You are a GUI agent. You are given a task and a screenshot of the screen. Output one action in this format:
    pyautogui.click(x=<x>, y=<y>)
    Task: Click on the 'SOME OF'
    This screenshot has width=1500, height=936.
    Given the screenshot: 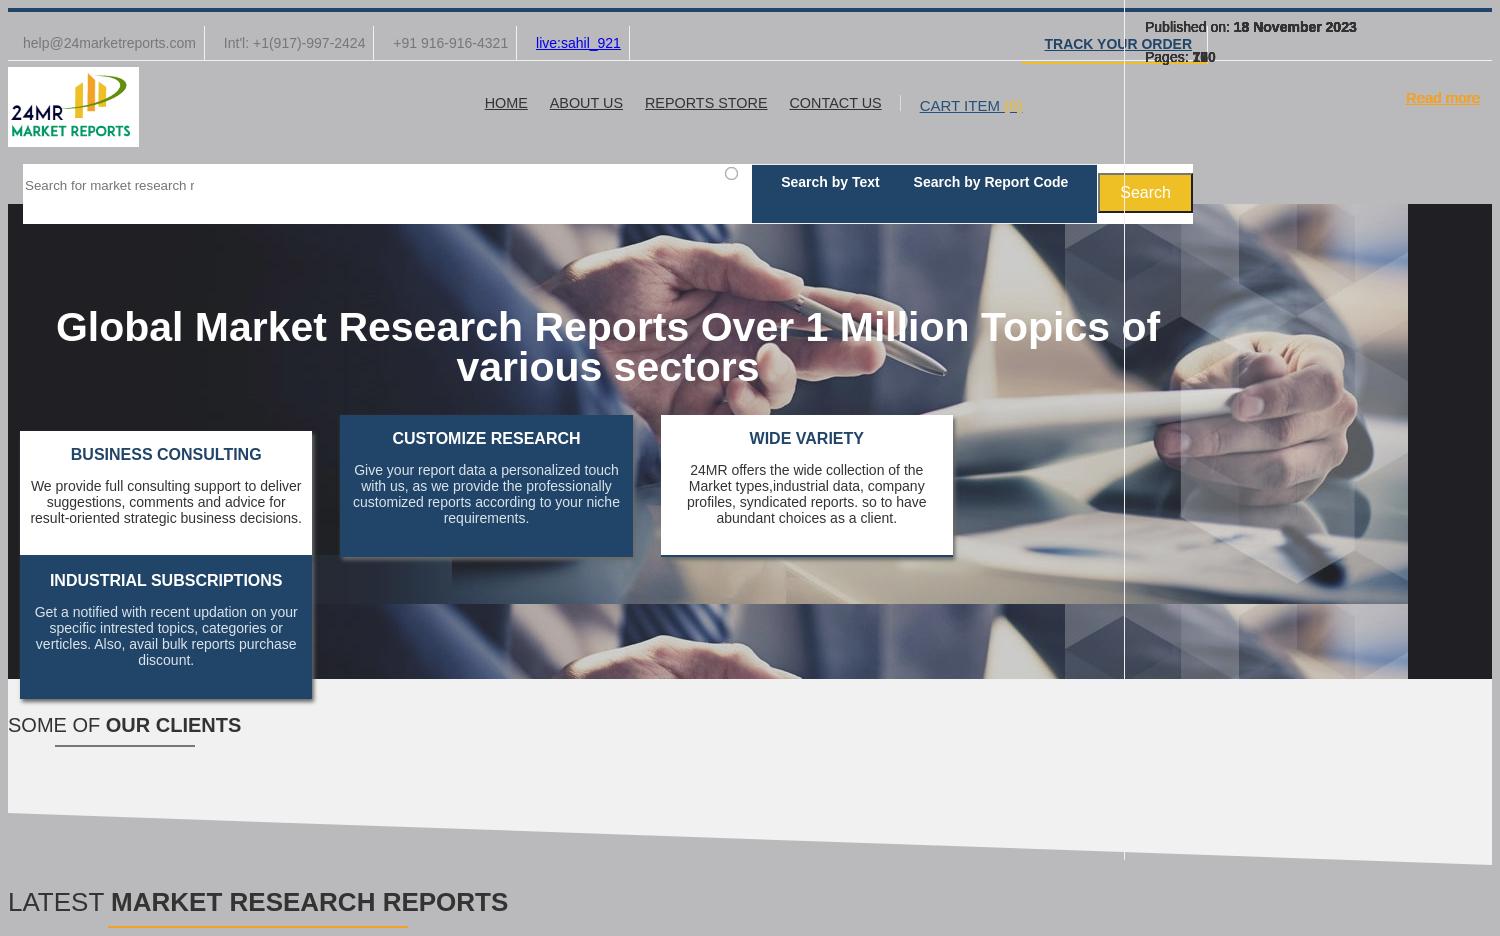 What is the action you would take?
    pyautogui.click(x=56, y=724)
    